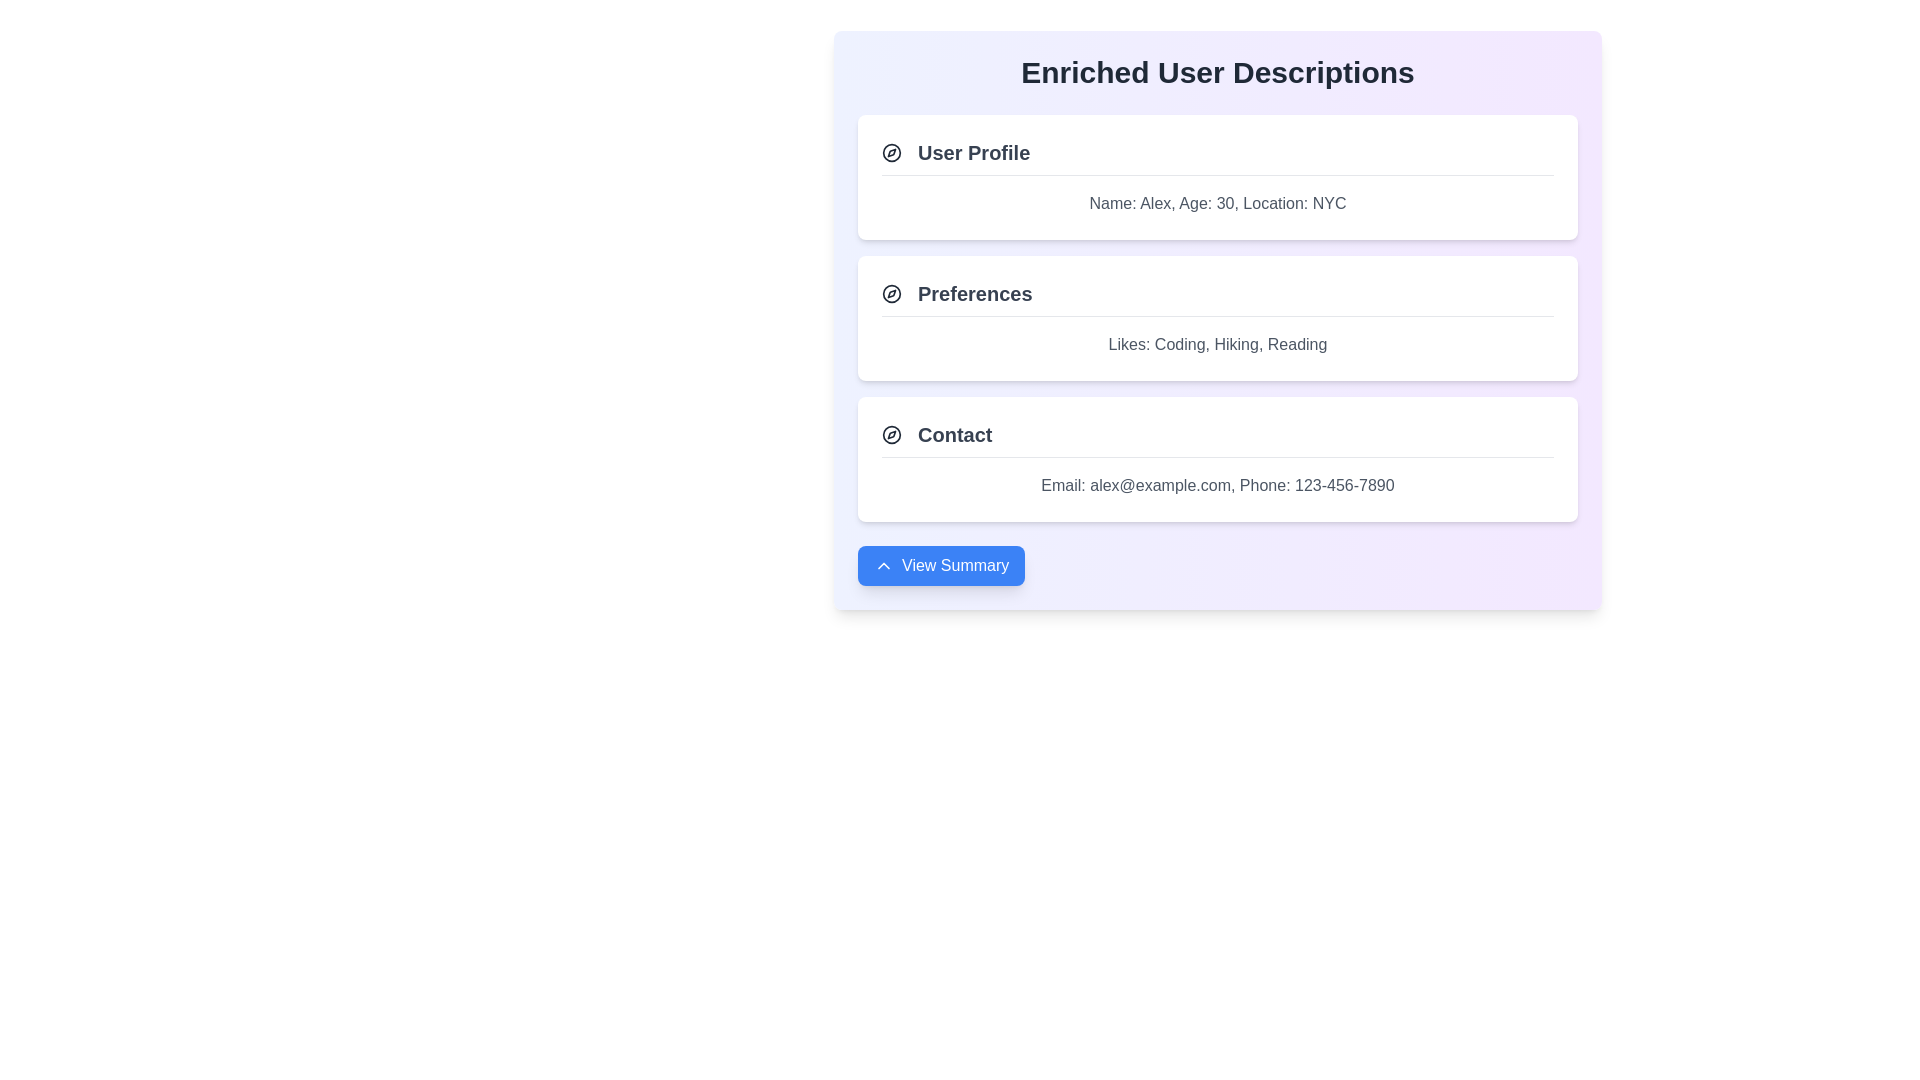 This screenshot has width=1920, height=1080. What do you see at coordinates (882, 566) in the screenshot?
I see `the small chevron-up icon, which is styled as an SVG and located inside the blue 'View Summary' button` at bounding box center [882, 566].